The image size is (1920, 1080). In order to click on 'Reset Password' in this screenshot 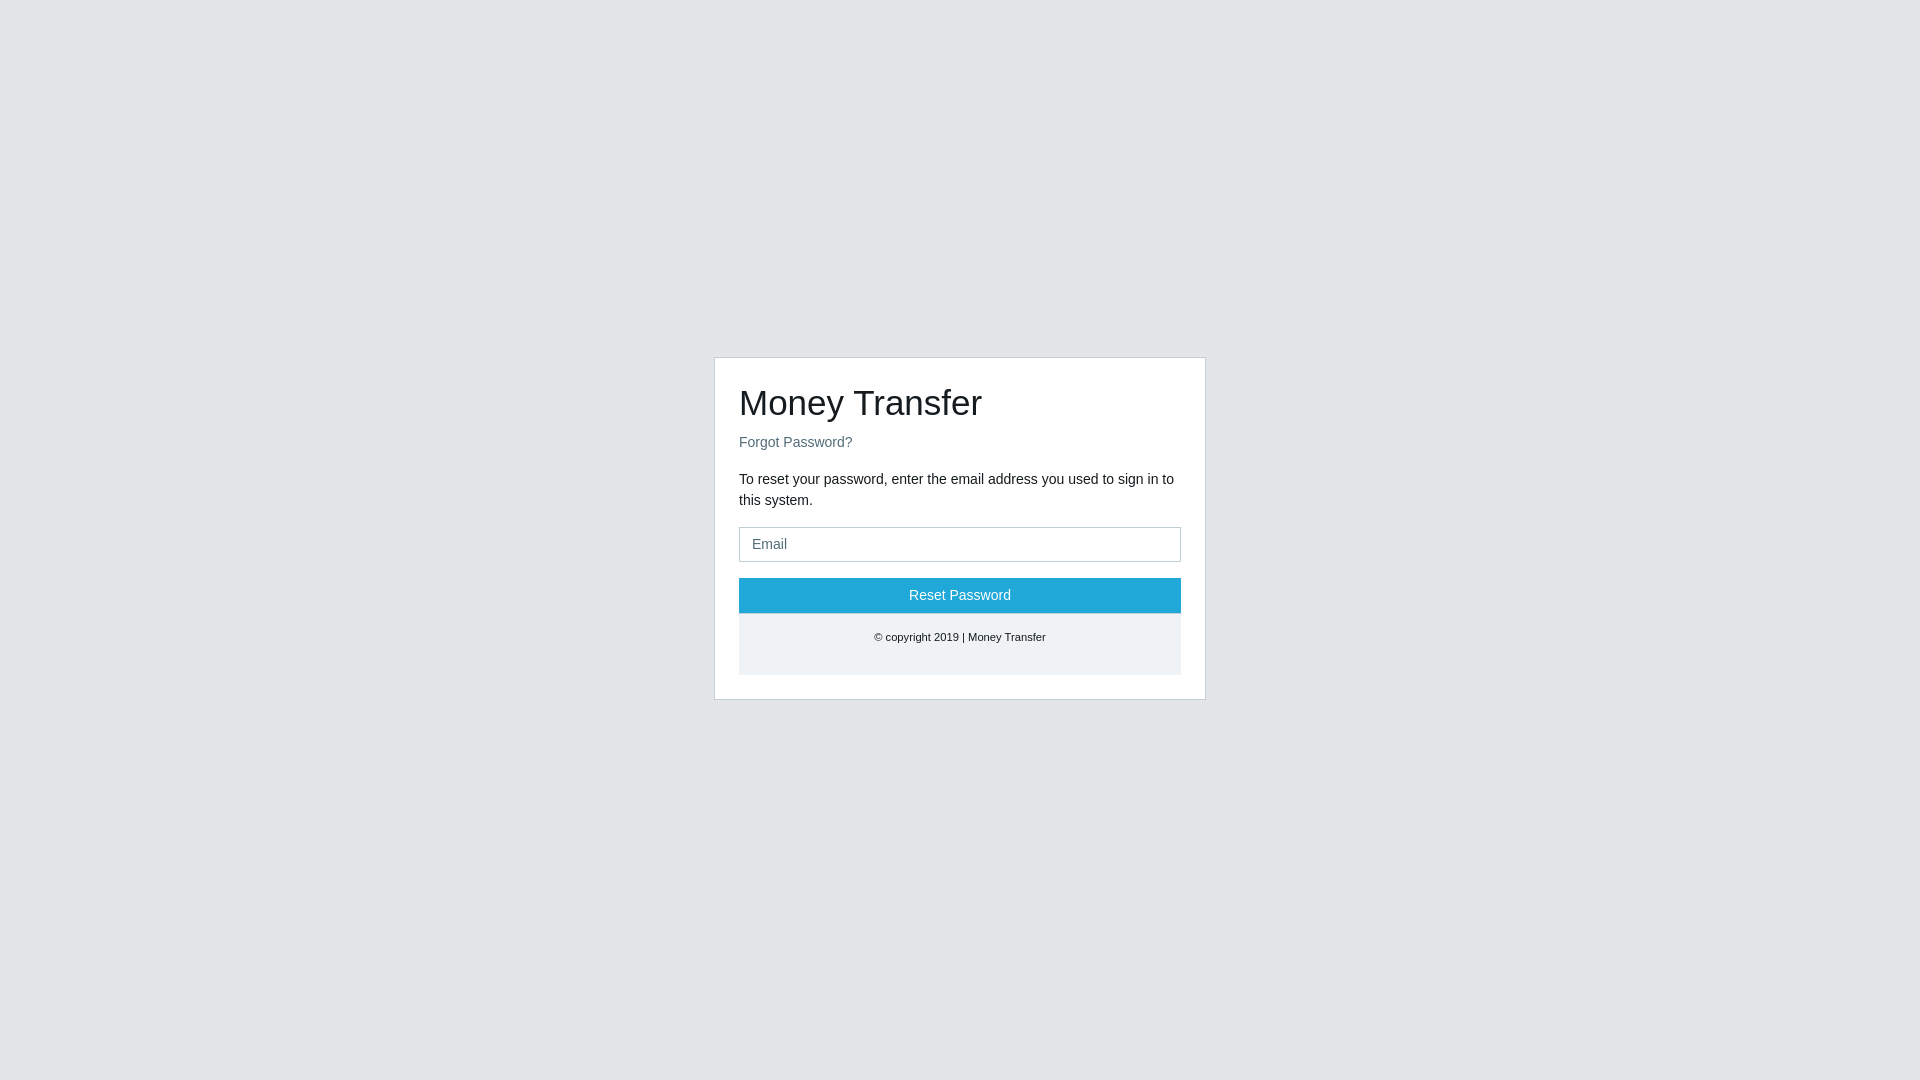, I will do `click(960, 594)`.